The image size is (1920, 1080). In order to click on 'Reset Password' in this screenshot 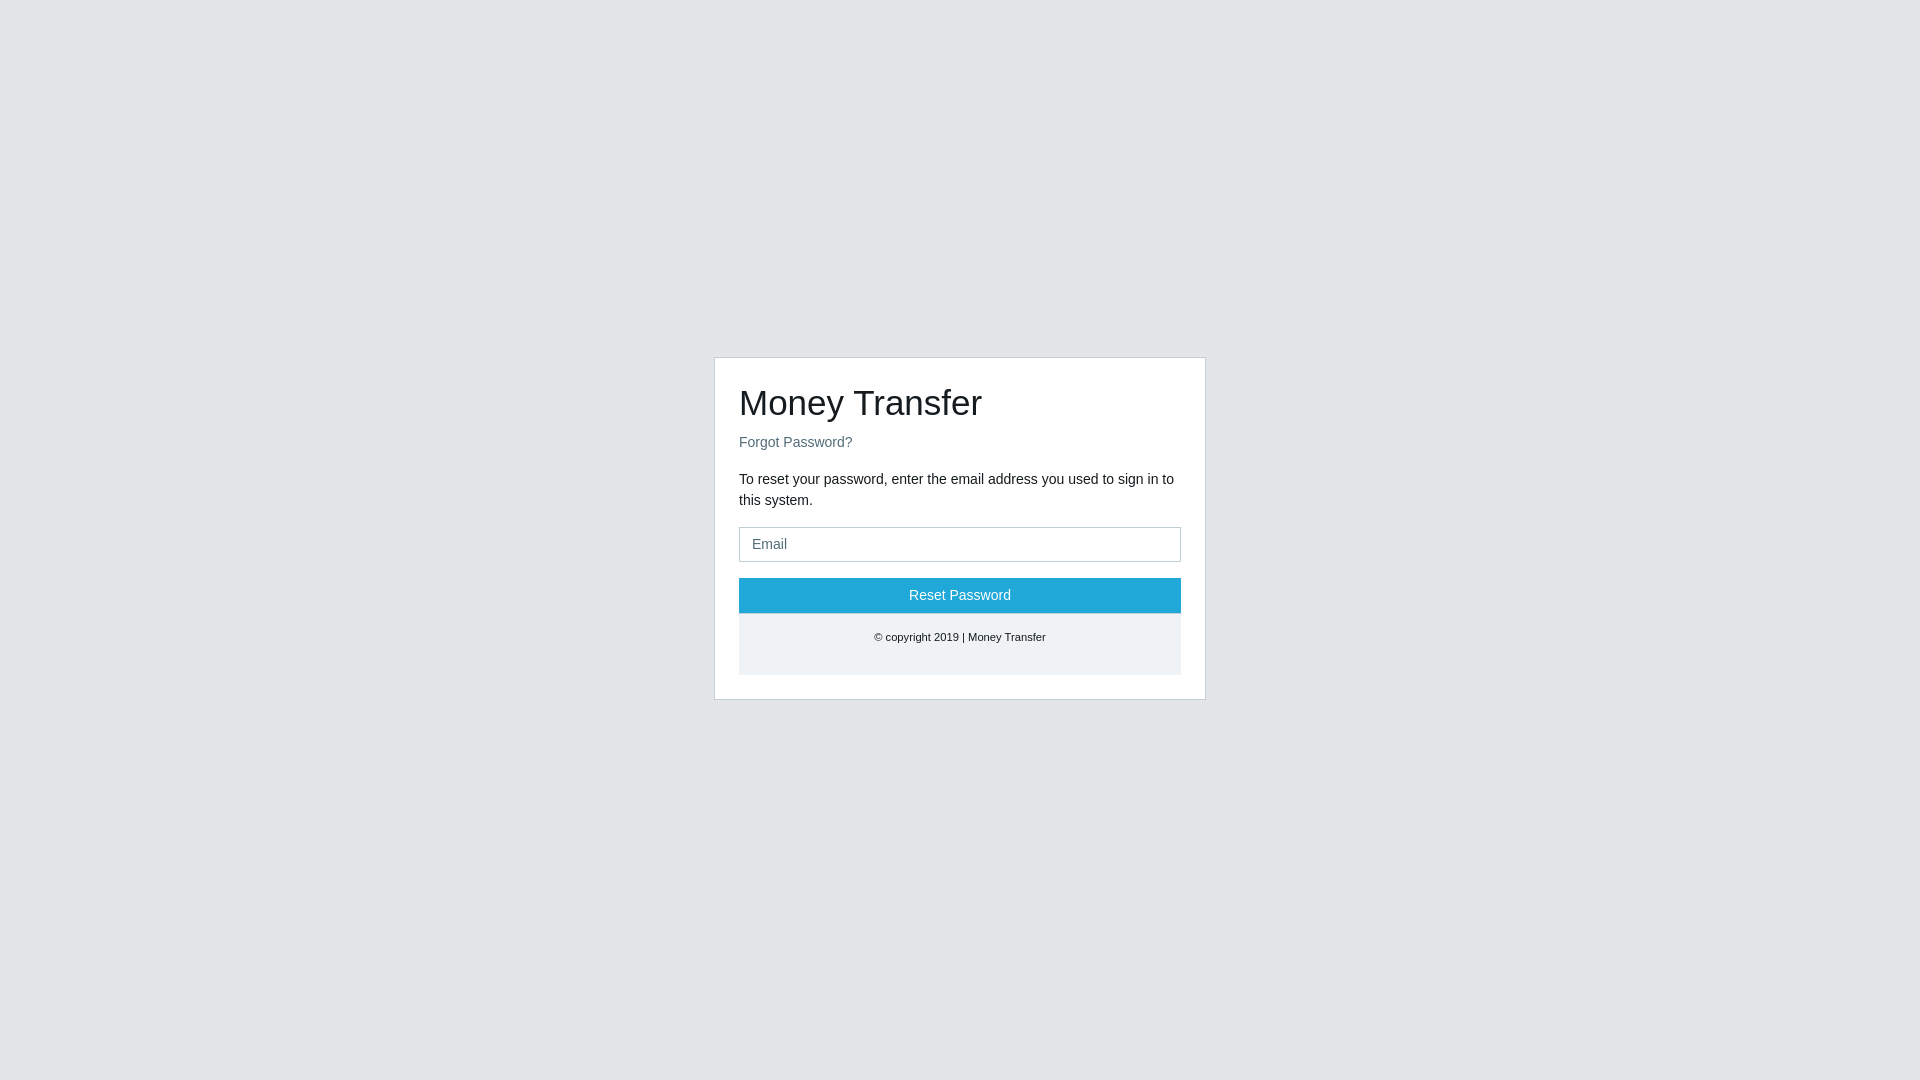, I will do `click(960, 594)`.